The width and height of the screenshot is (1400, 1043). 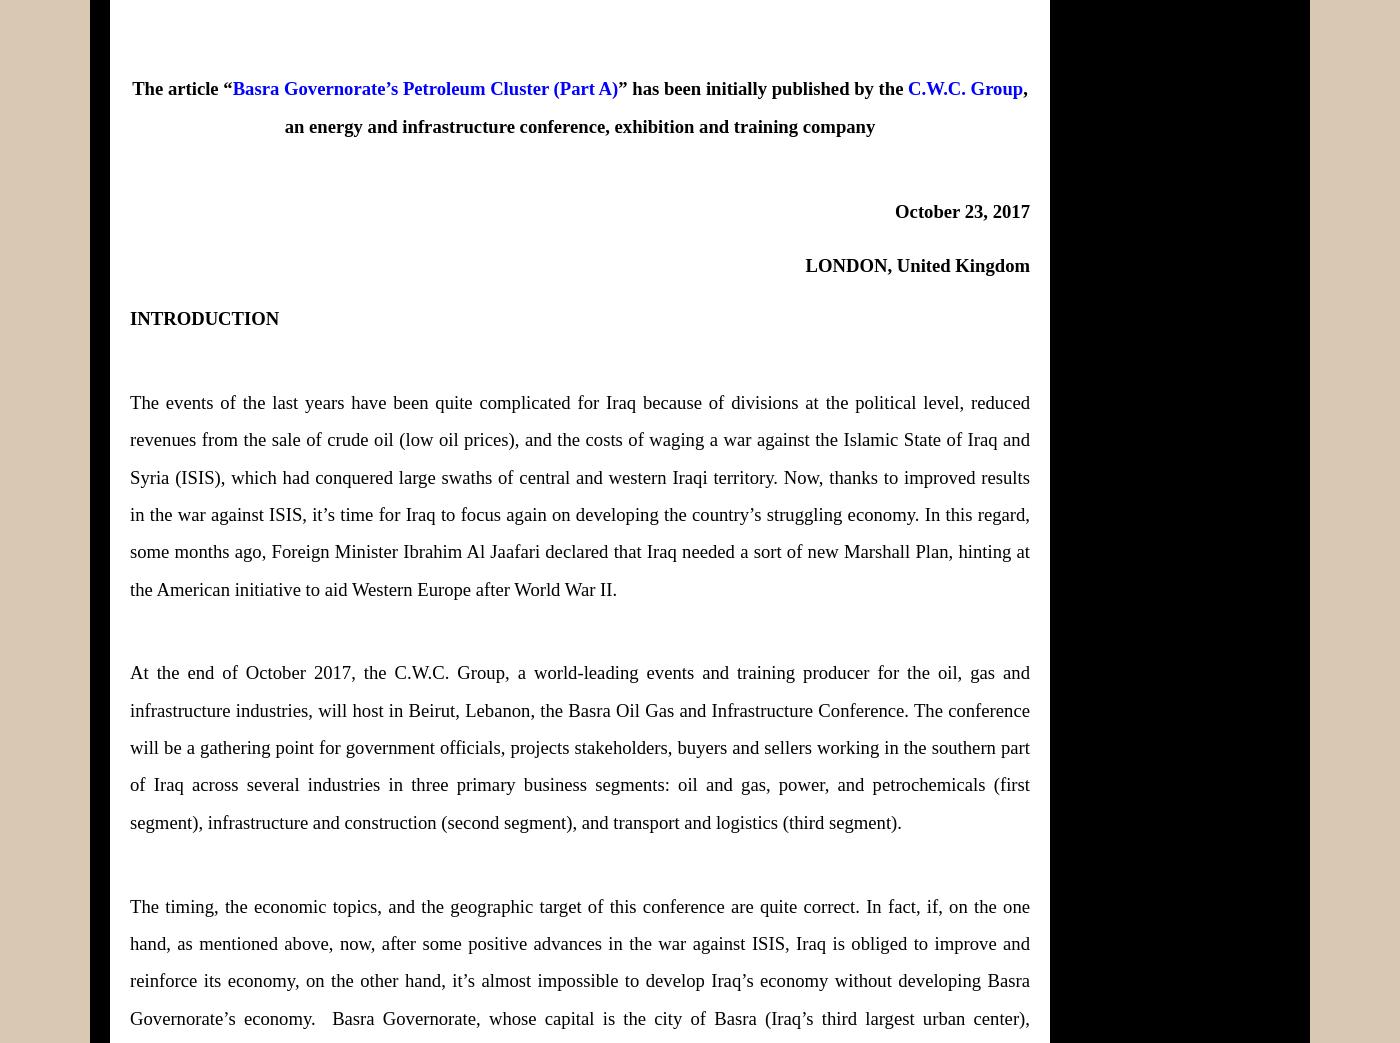 I want to click on 'October 23, 2017', so click(x=962, y=210).